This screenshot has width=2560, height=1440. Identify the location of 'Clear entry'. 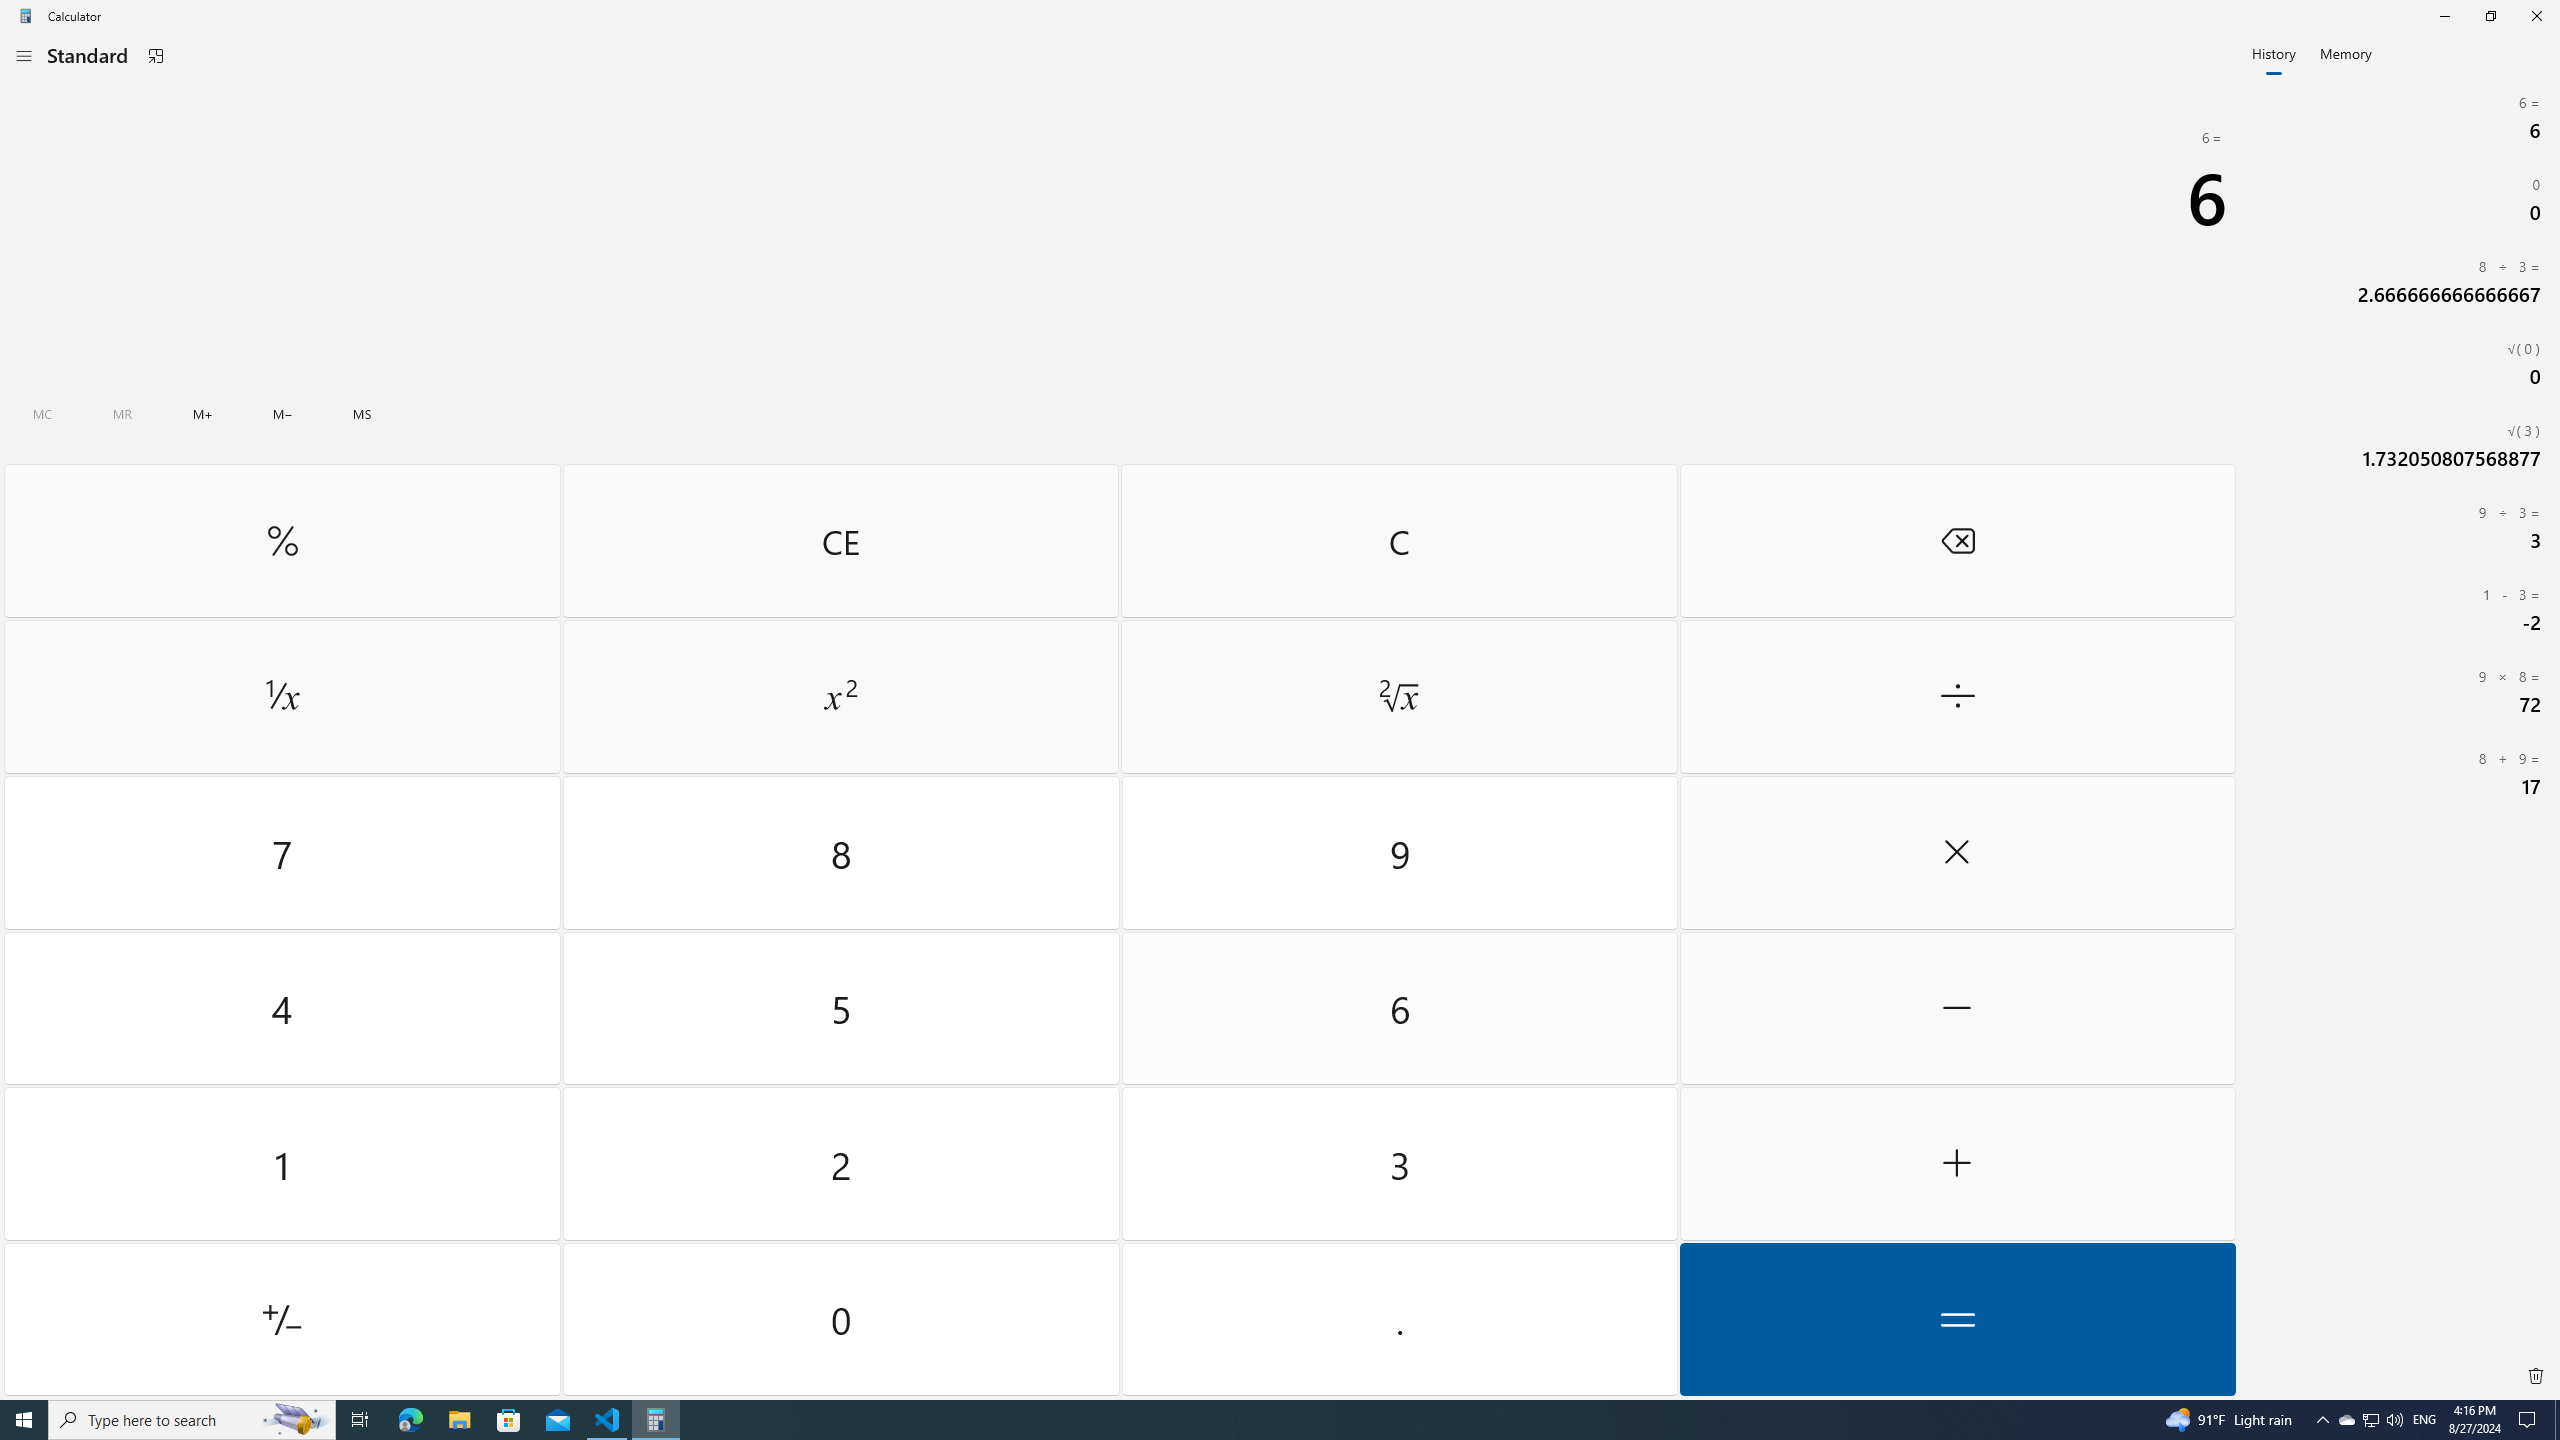
(839, 540).